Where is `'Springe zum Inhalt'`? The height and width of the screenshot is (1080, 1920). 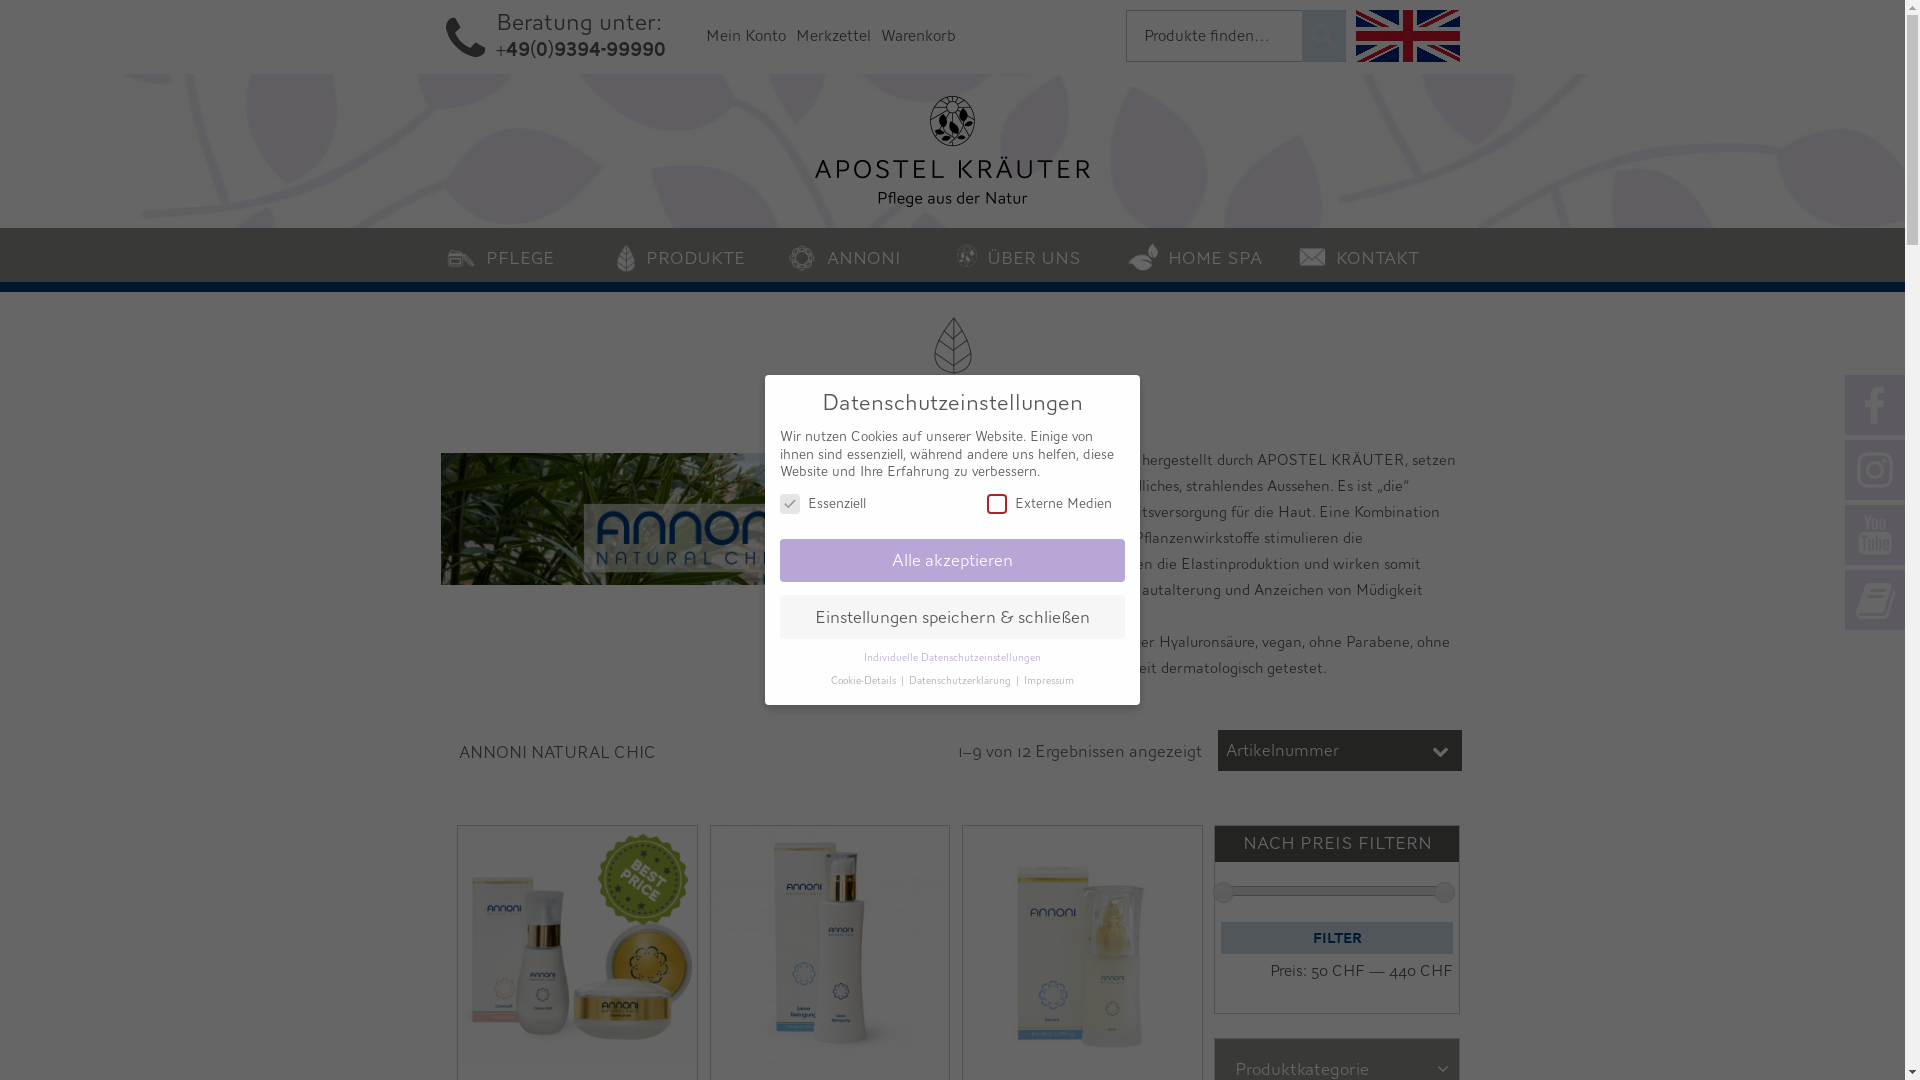
'Springe zum Inhalt' is located at coordinates (77, 246).